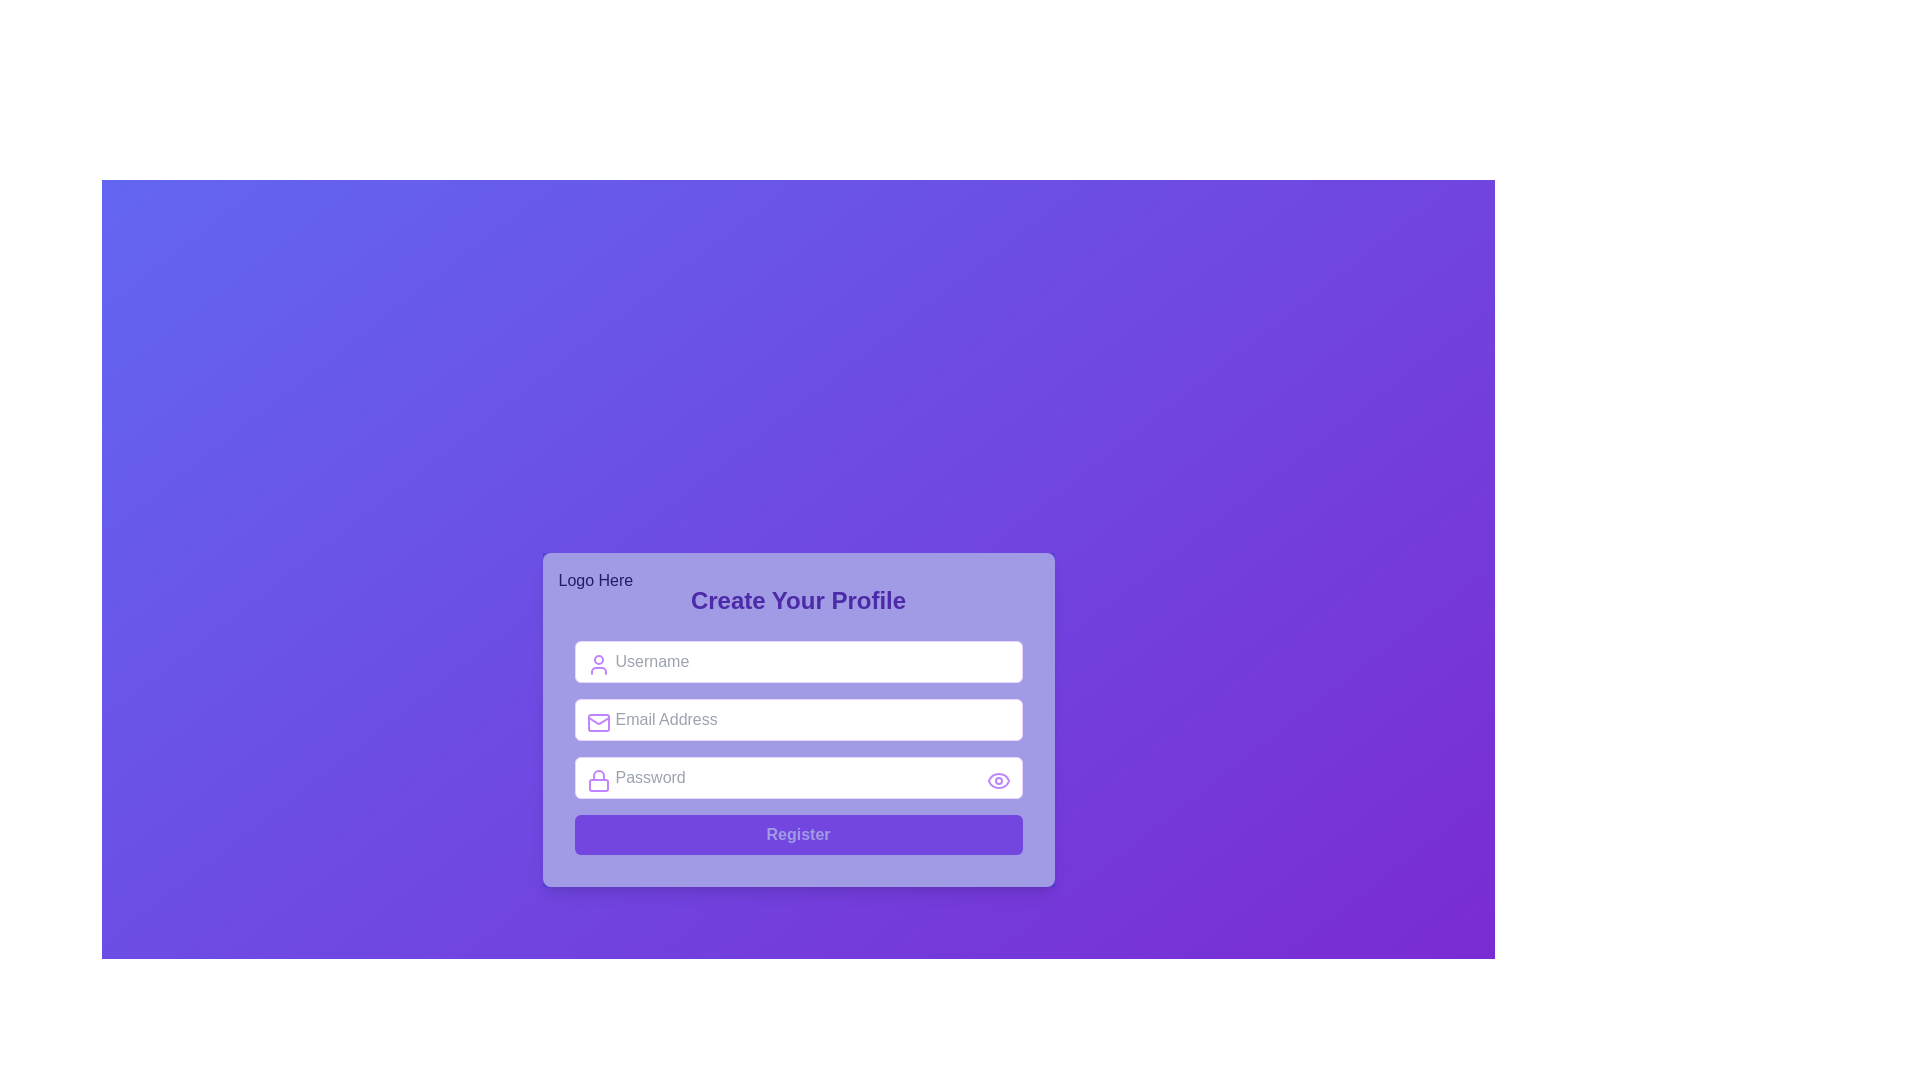  What do you see at coordinates (597, 784) in the screenshot?
I see `the lower rectangular part of the lock icon, which is located to the left of the 'Password' input field on the form` at bounding box center [597, 784].